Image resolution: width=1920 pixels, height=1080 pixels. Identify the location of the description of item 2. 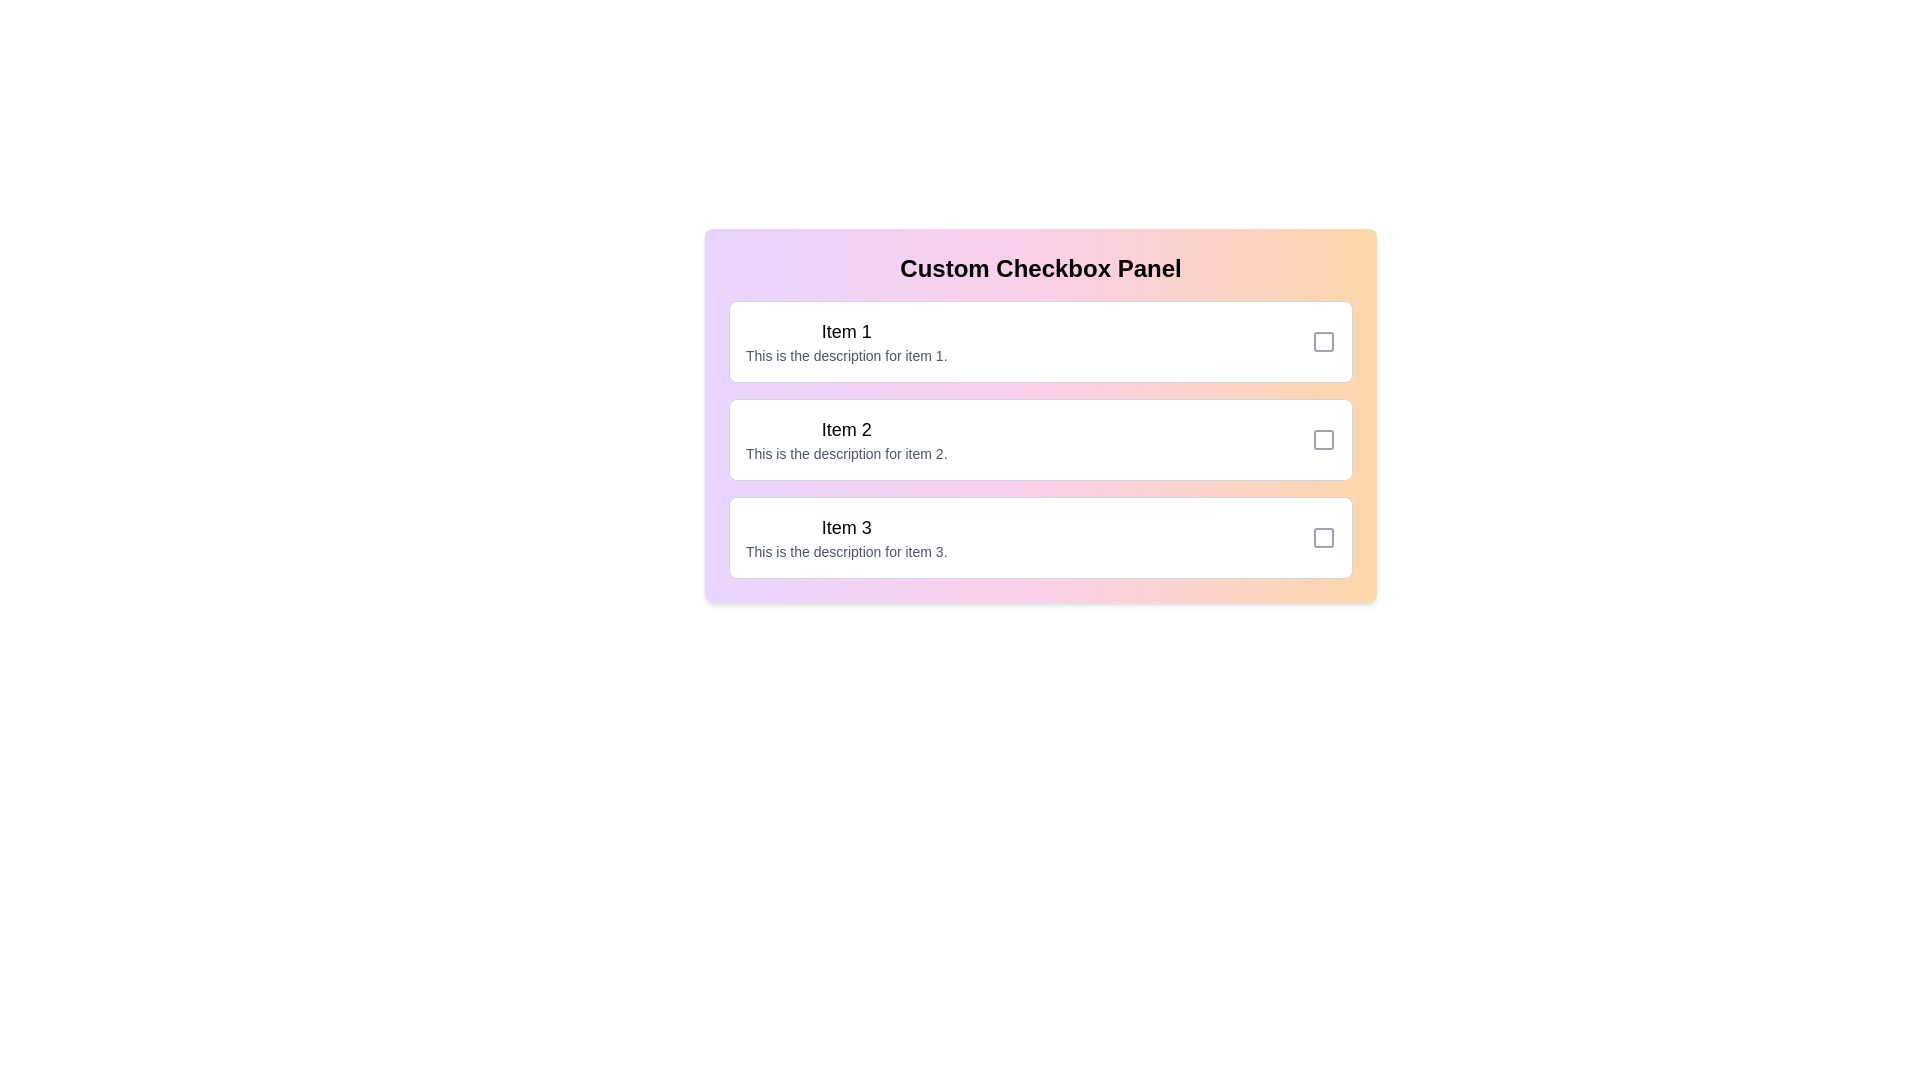
(846, 454).